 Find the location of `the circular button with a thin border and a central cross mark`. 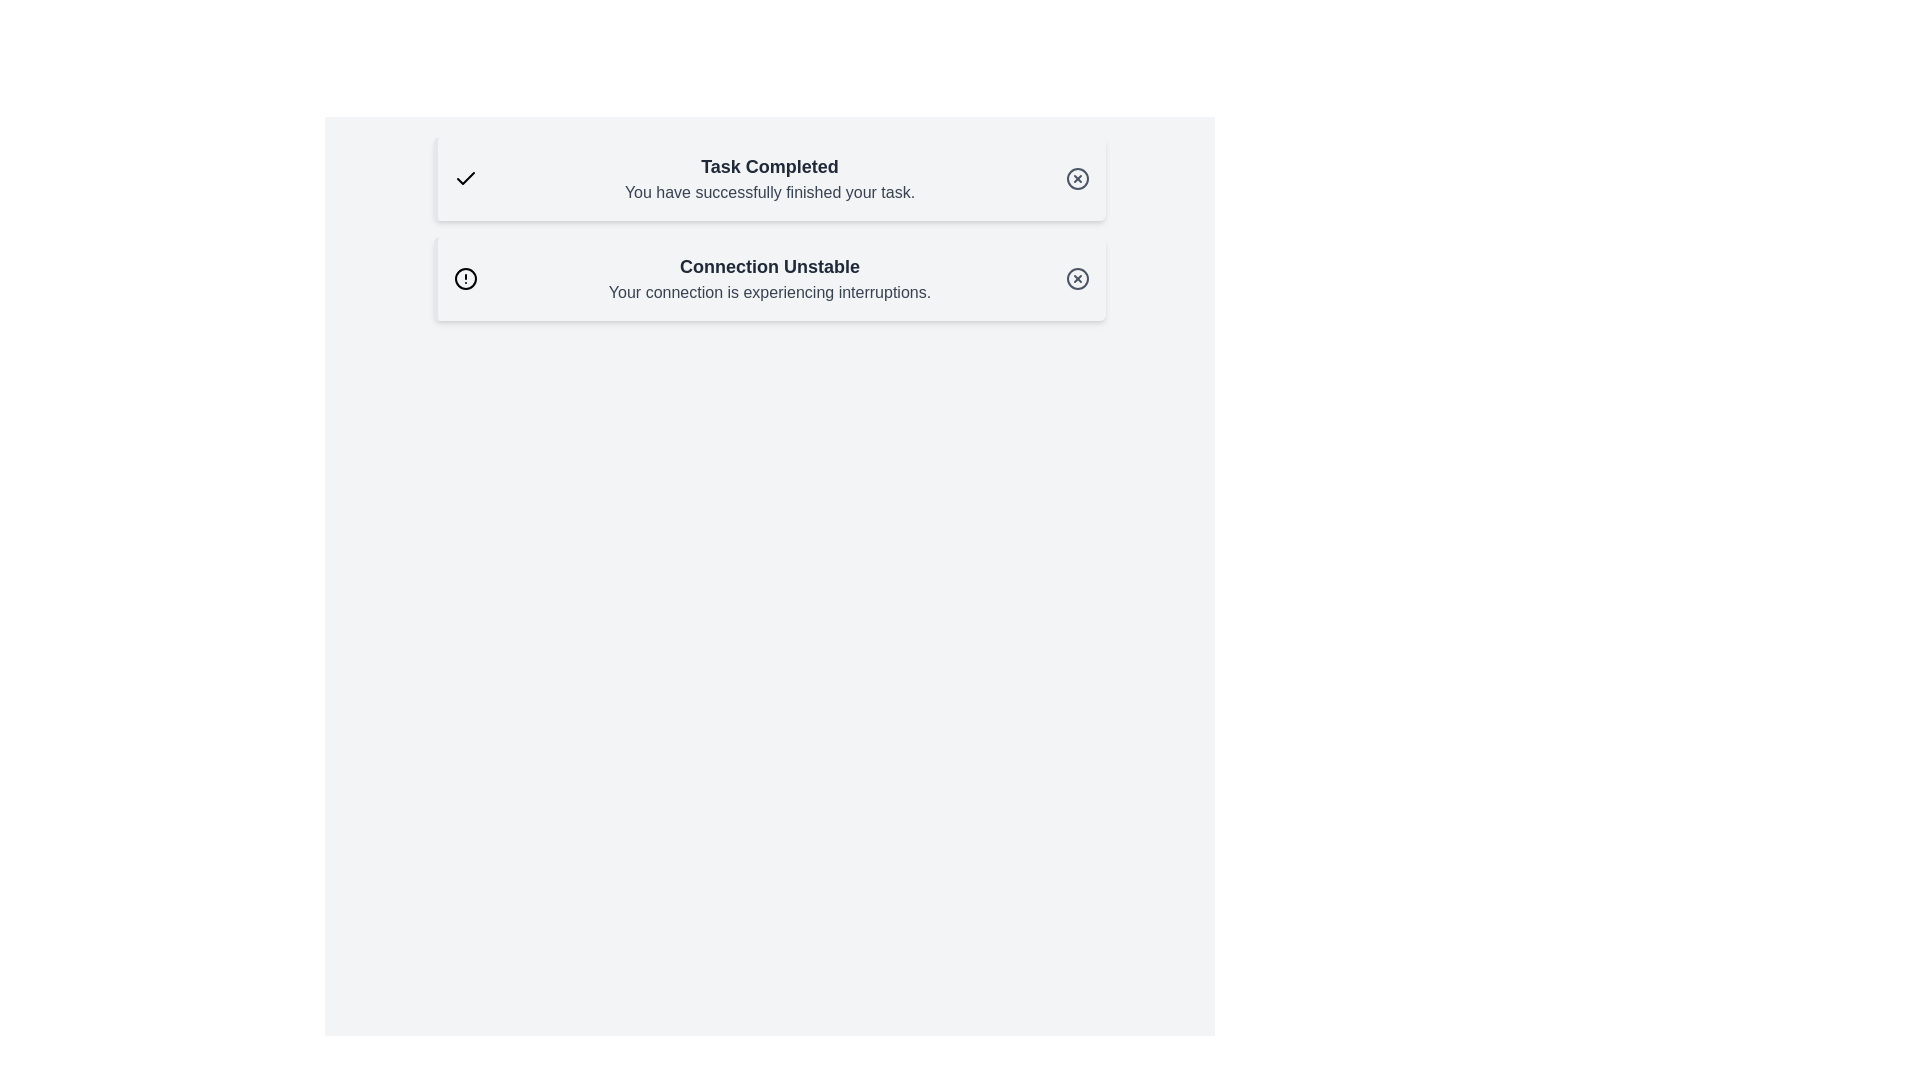

the circular button with a thin border and a central cross mark is located at coordinates (1077, 278).